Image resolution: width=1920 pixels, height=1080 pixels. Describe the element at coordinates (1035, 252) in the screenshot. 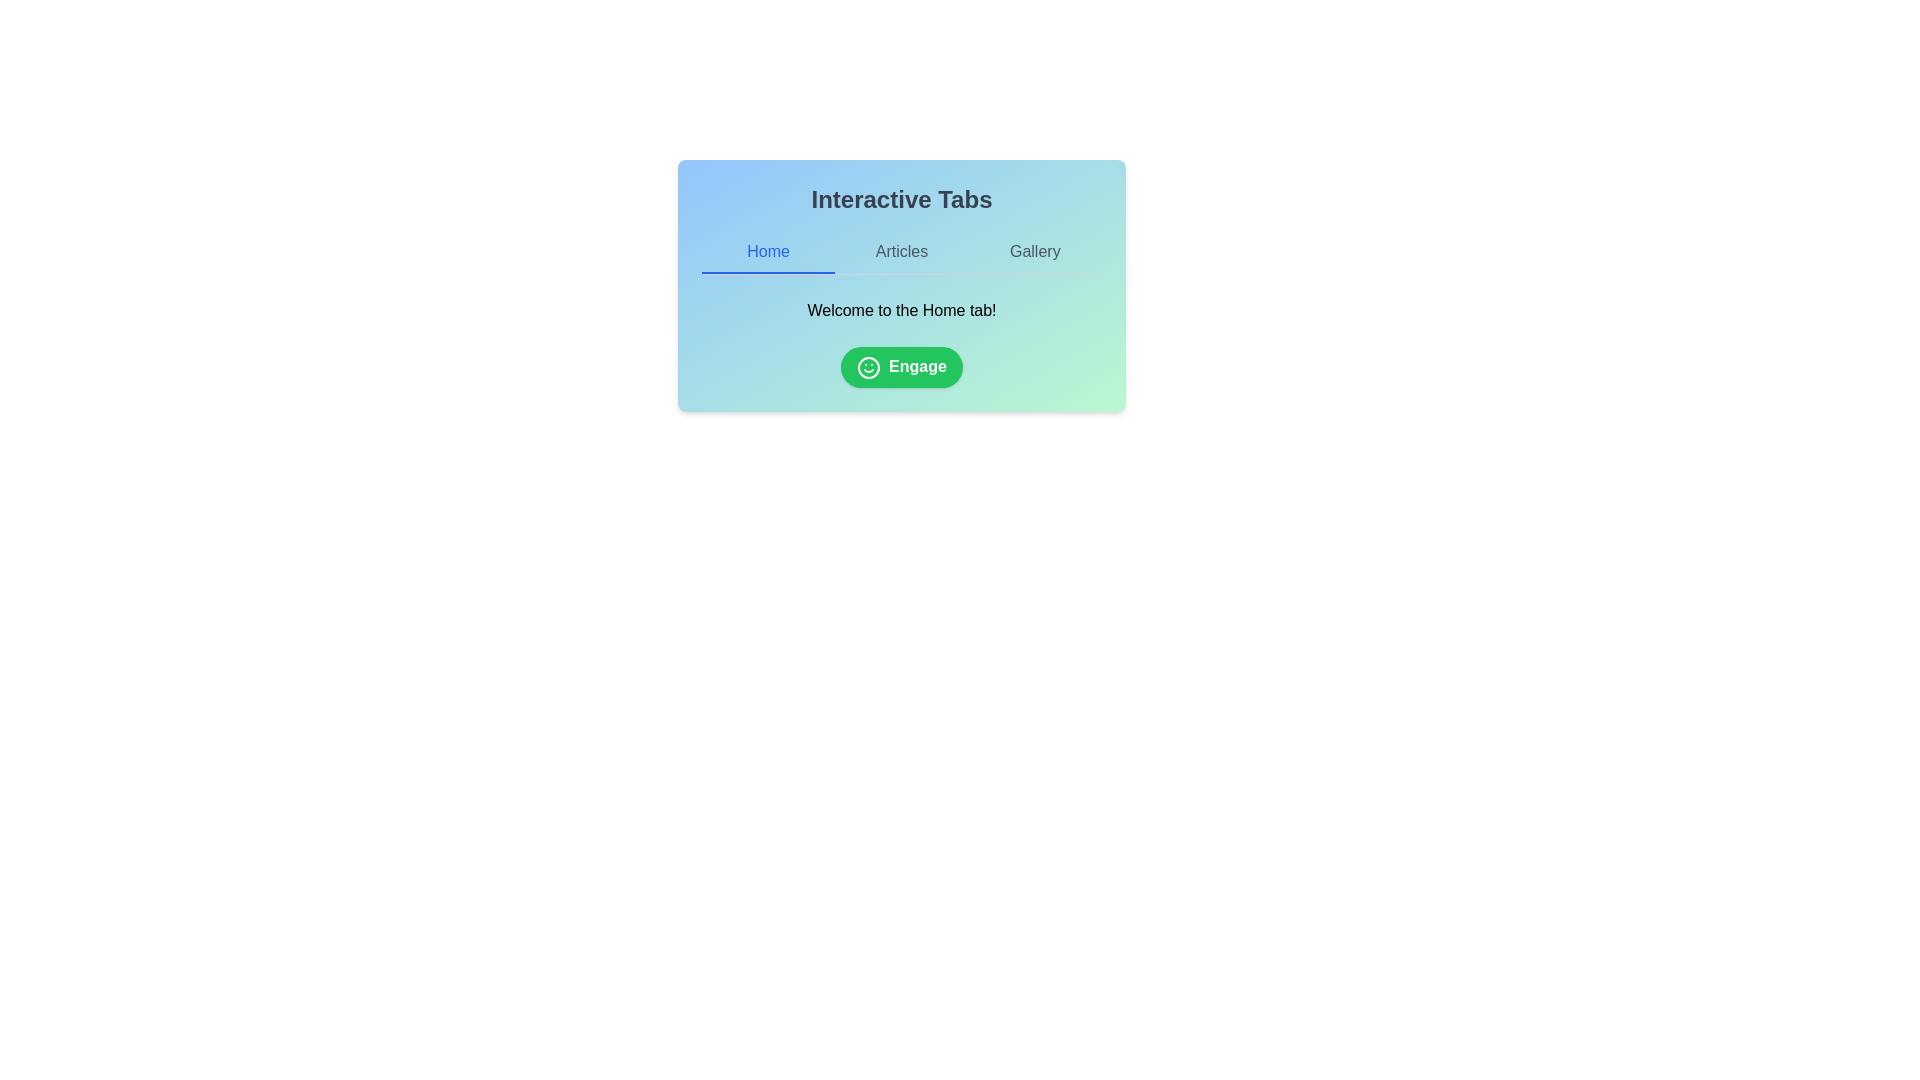

I see `the 'Gallery' text-based navigation tab, which is the third item in the horizontal navigation bar at the top of the card interface, located to the right of 'Articles' and to the far right of 'Home'` at that location.